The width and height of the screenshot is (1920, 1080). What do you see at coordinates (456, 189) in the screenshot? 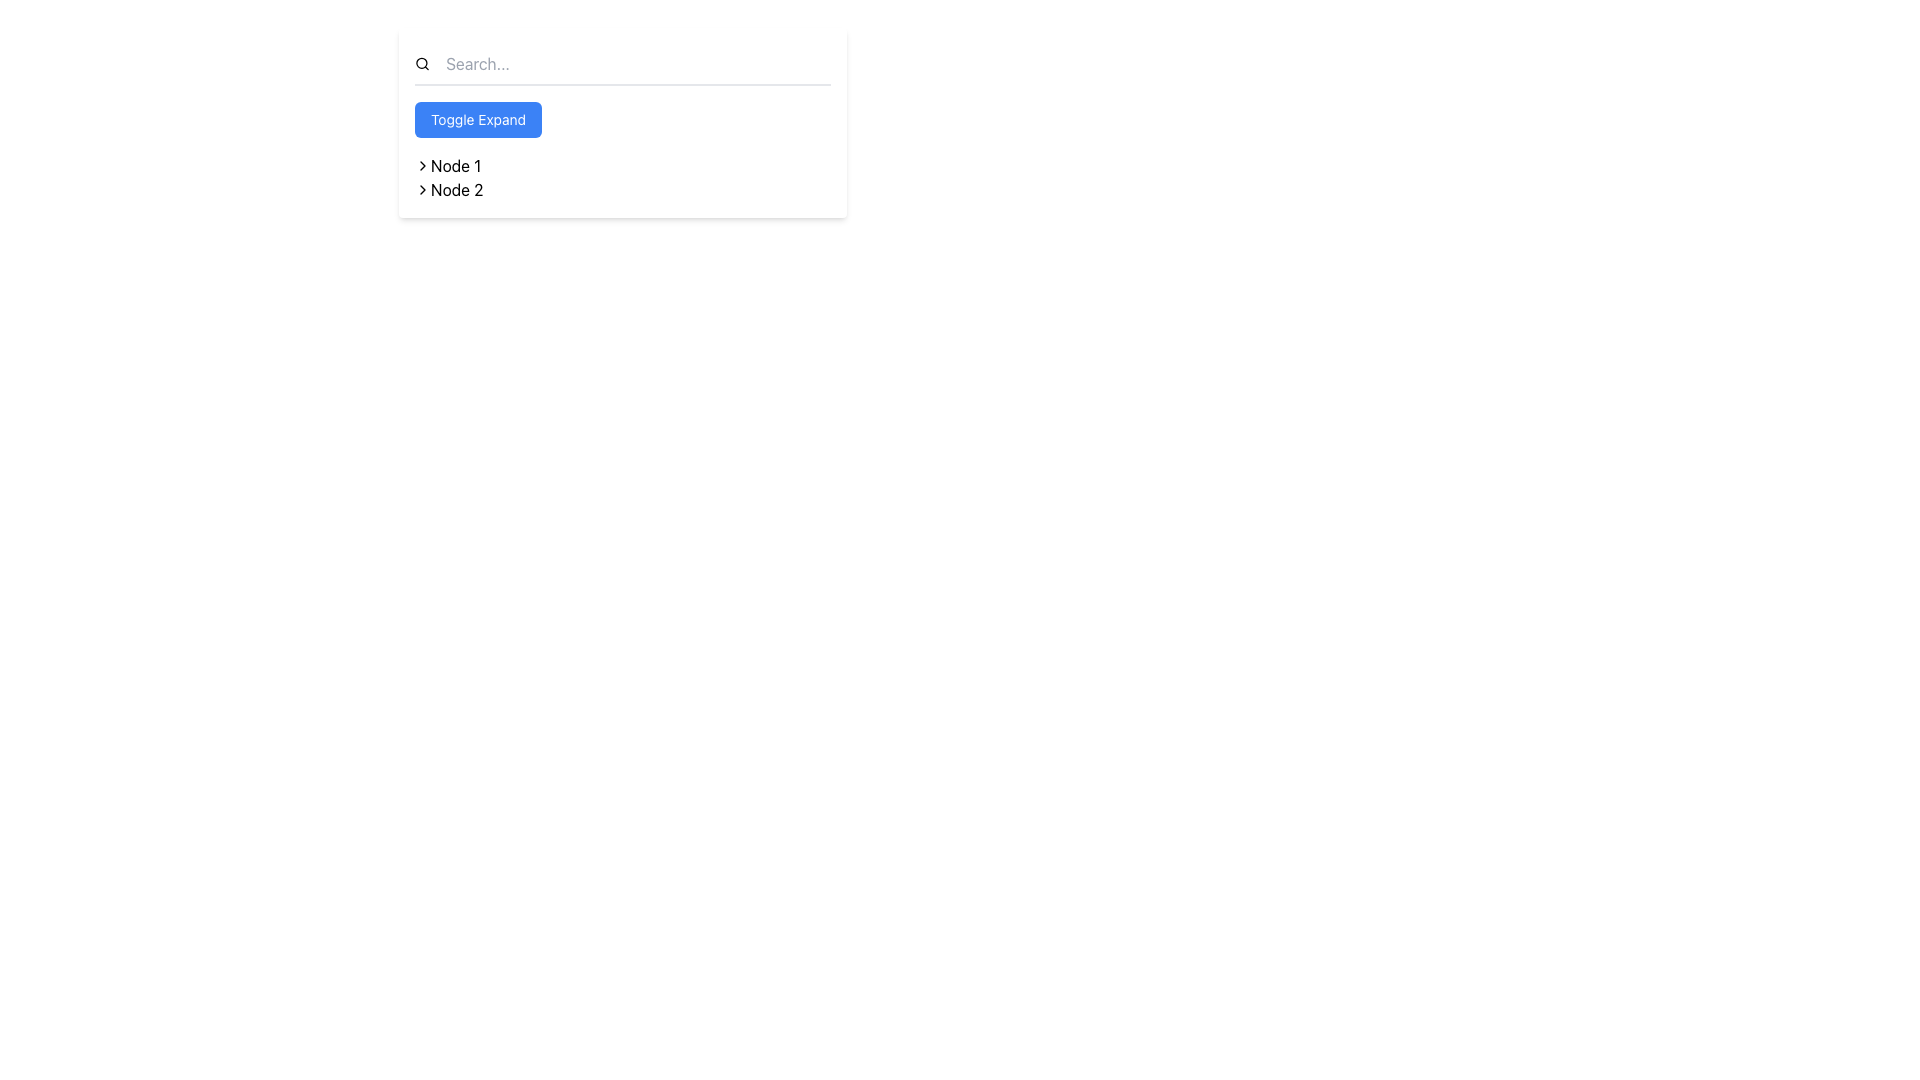
I see `the text item labeled 'Node 2'` at bounding box center [456, 189].